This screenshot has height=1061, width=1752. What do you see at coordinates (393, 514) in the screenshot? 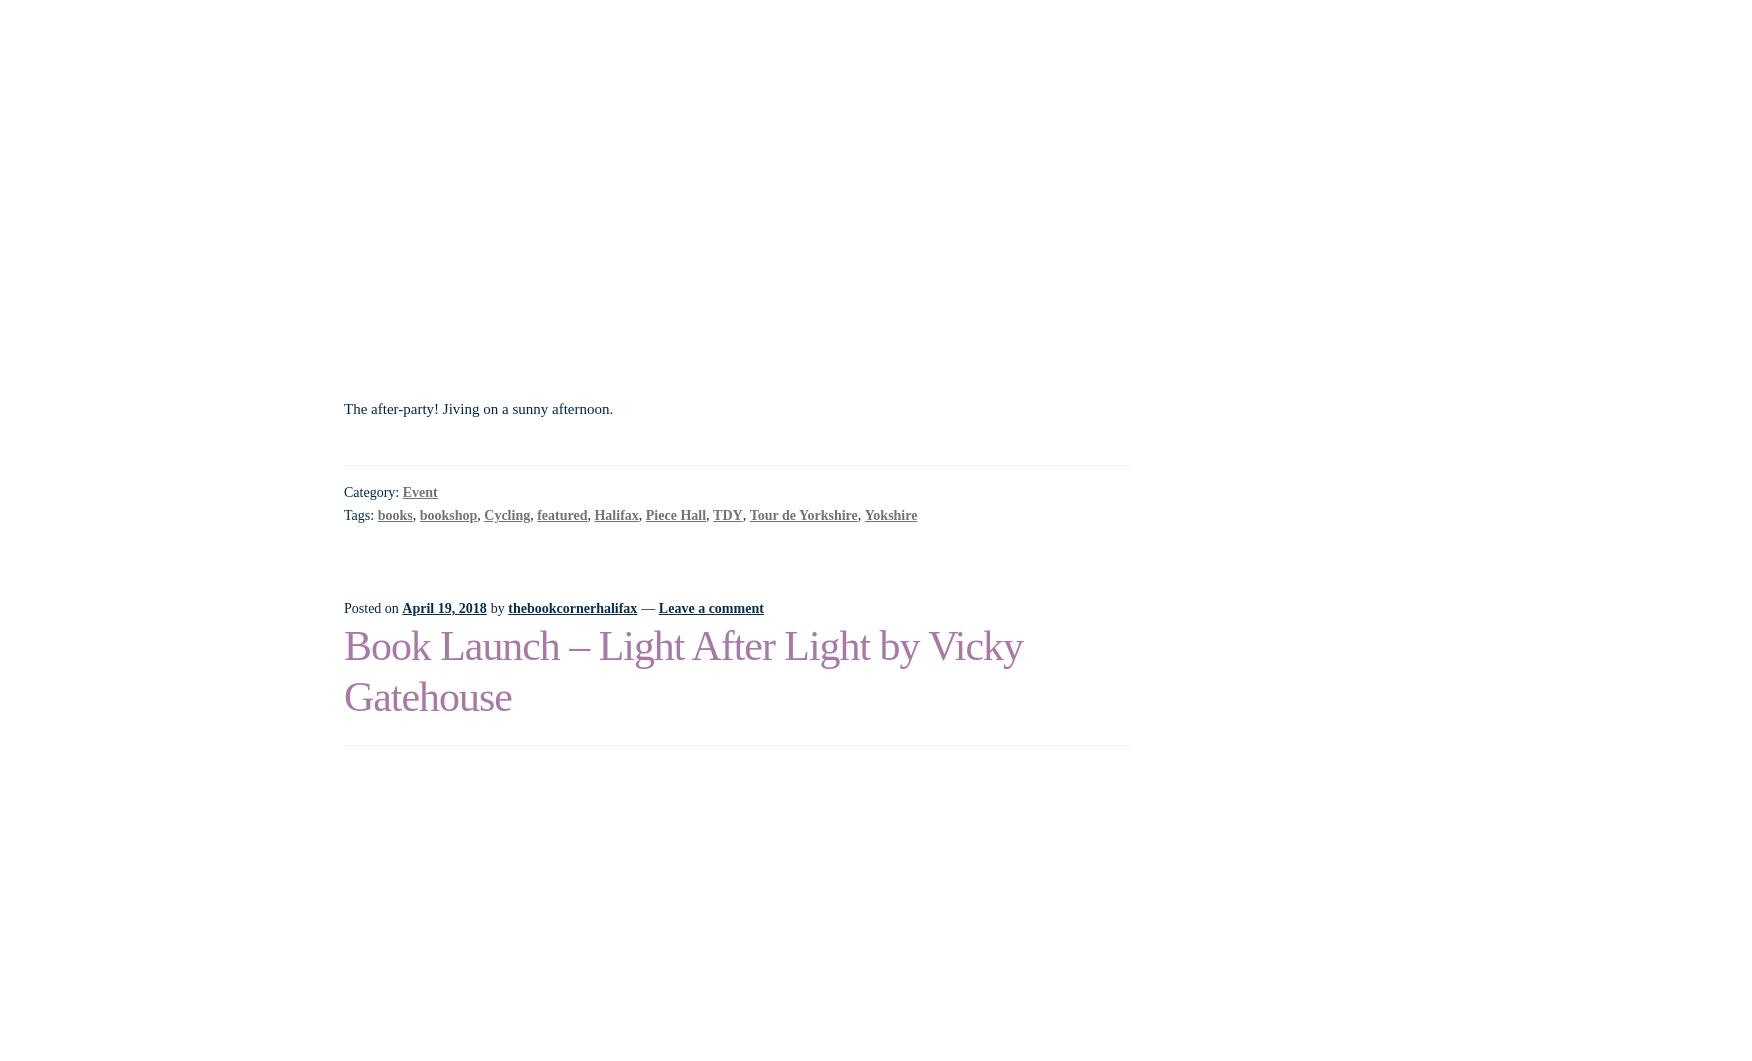
I see `'books'` at bounding box center [393, 514].